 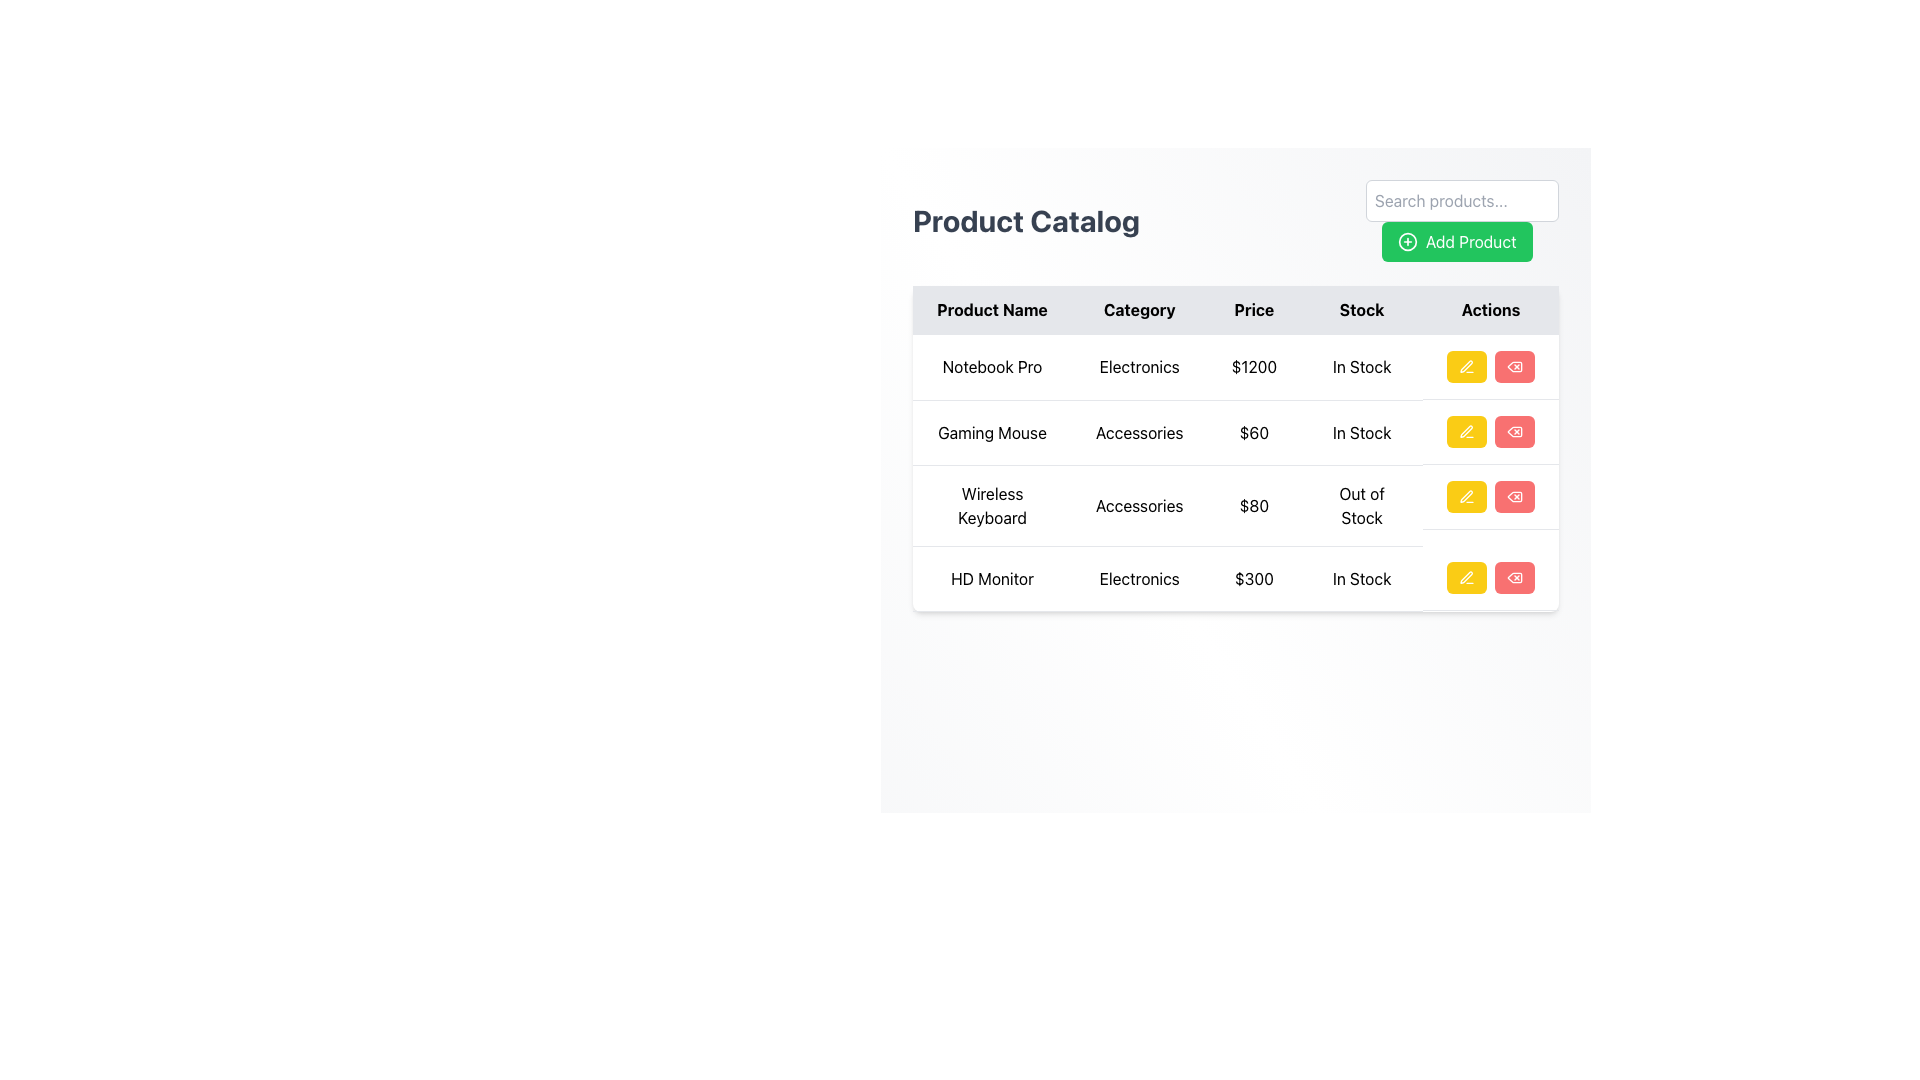 I want to click on the 'Product Name' text label in the fourth row of the 'Product Catalog' table, which identifies the product including its category, price, and stock status, so click(x=992, y=578).